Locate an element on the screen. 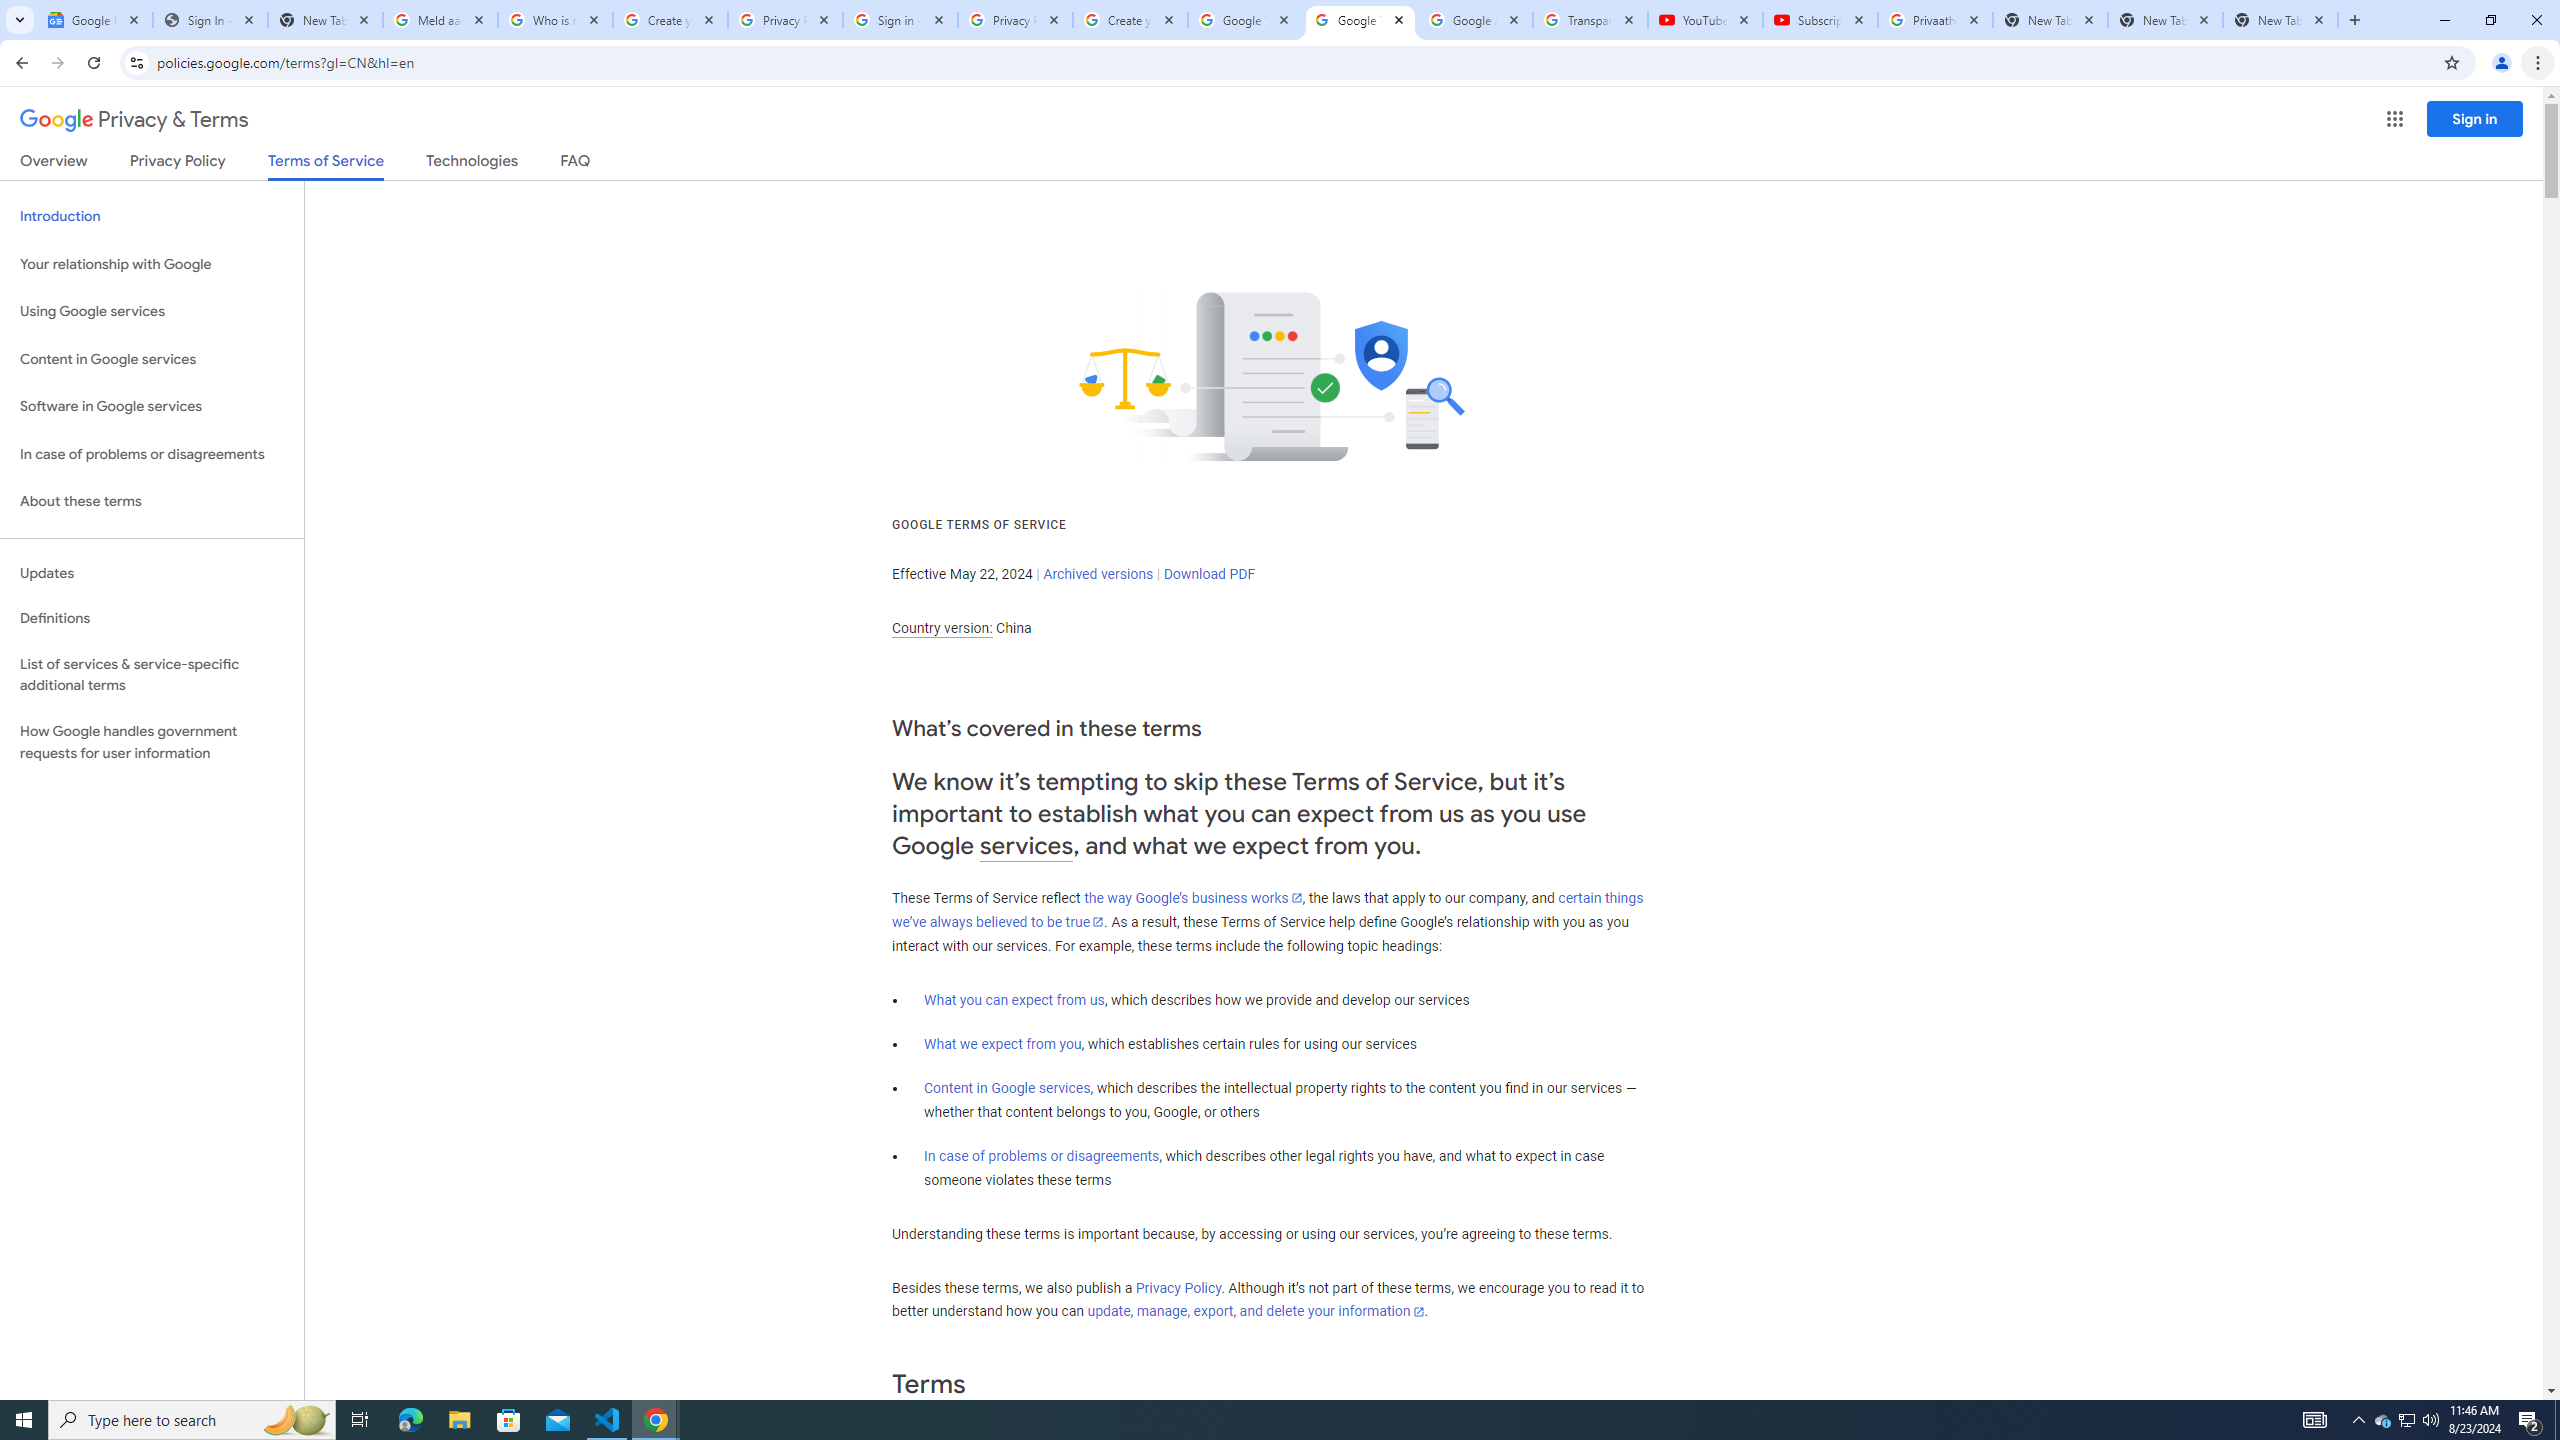 The height and width of the screenshot is (1440, 2560). 'YouTube' is located at coordinates (1703, 19).